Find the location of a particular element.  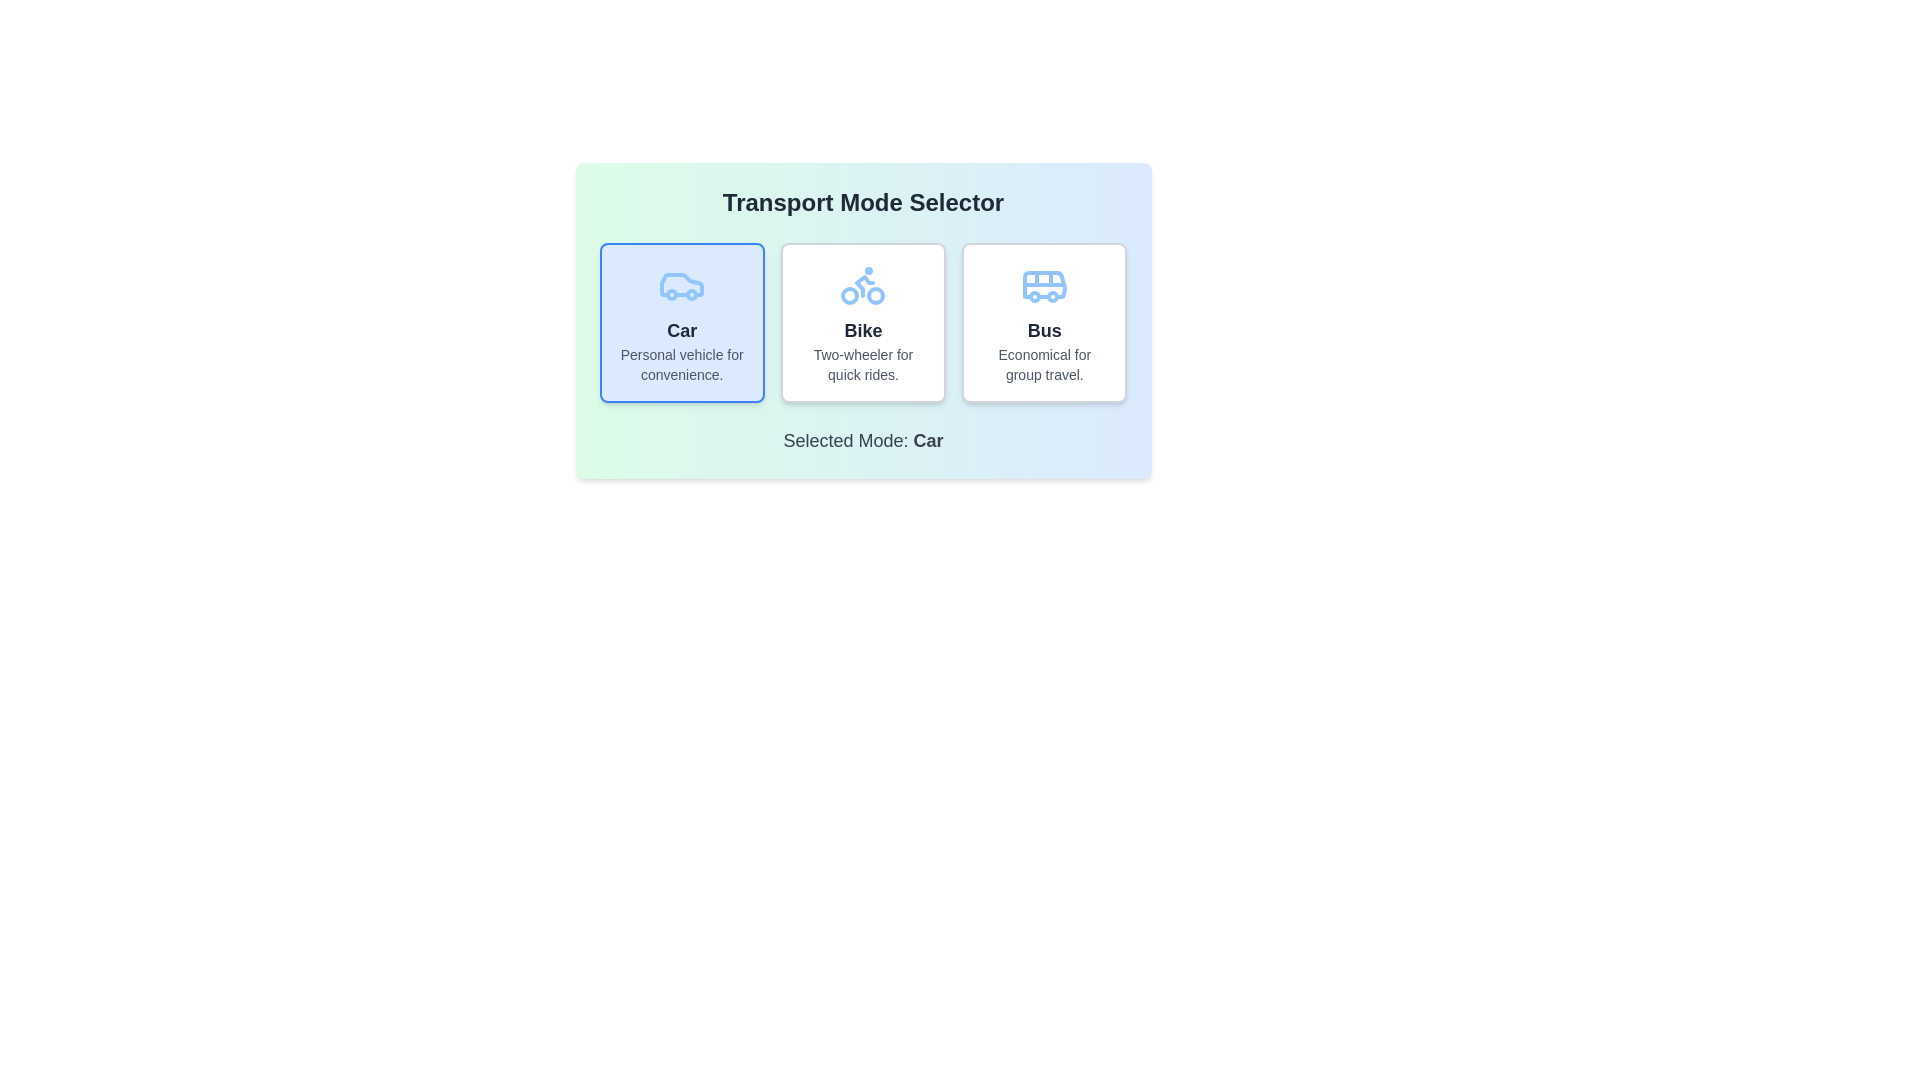

the 'Car' option icon in the transport mode selector interface, which is centrally positioned within the 'Car' panel, above the text label 'Car' and the description 'Personal vehicle for convenience.' is located at coordinates (682, 285).